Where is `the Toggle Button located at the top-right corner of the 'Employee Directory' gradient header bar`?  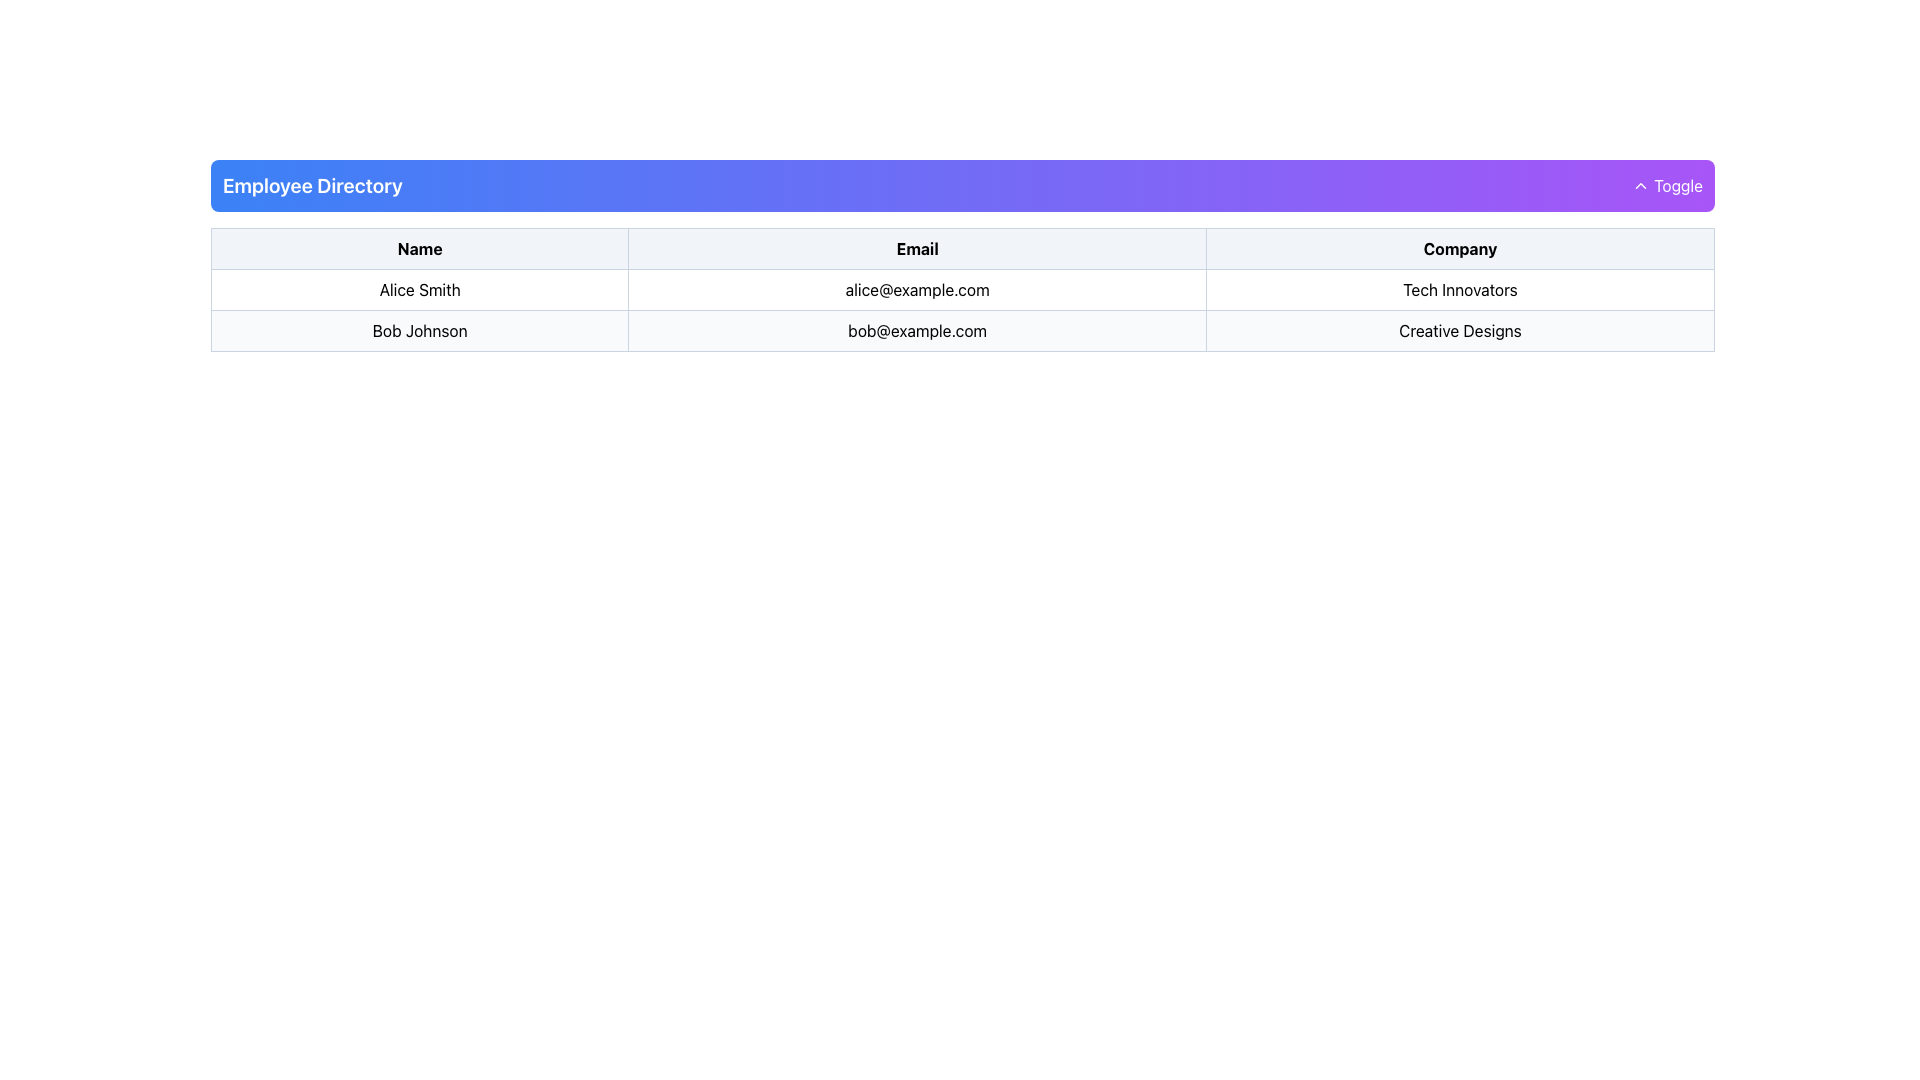 the Toggle Button located at the top-right corner of the 'Employee Directory' gradient header bar is located at coordinates (1667, 185).